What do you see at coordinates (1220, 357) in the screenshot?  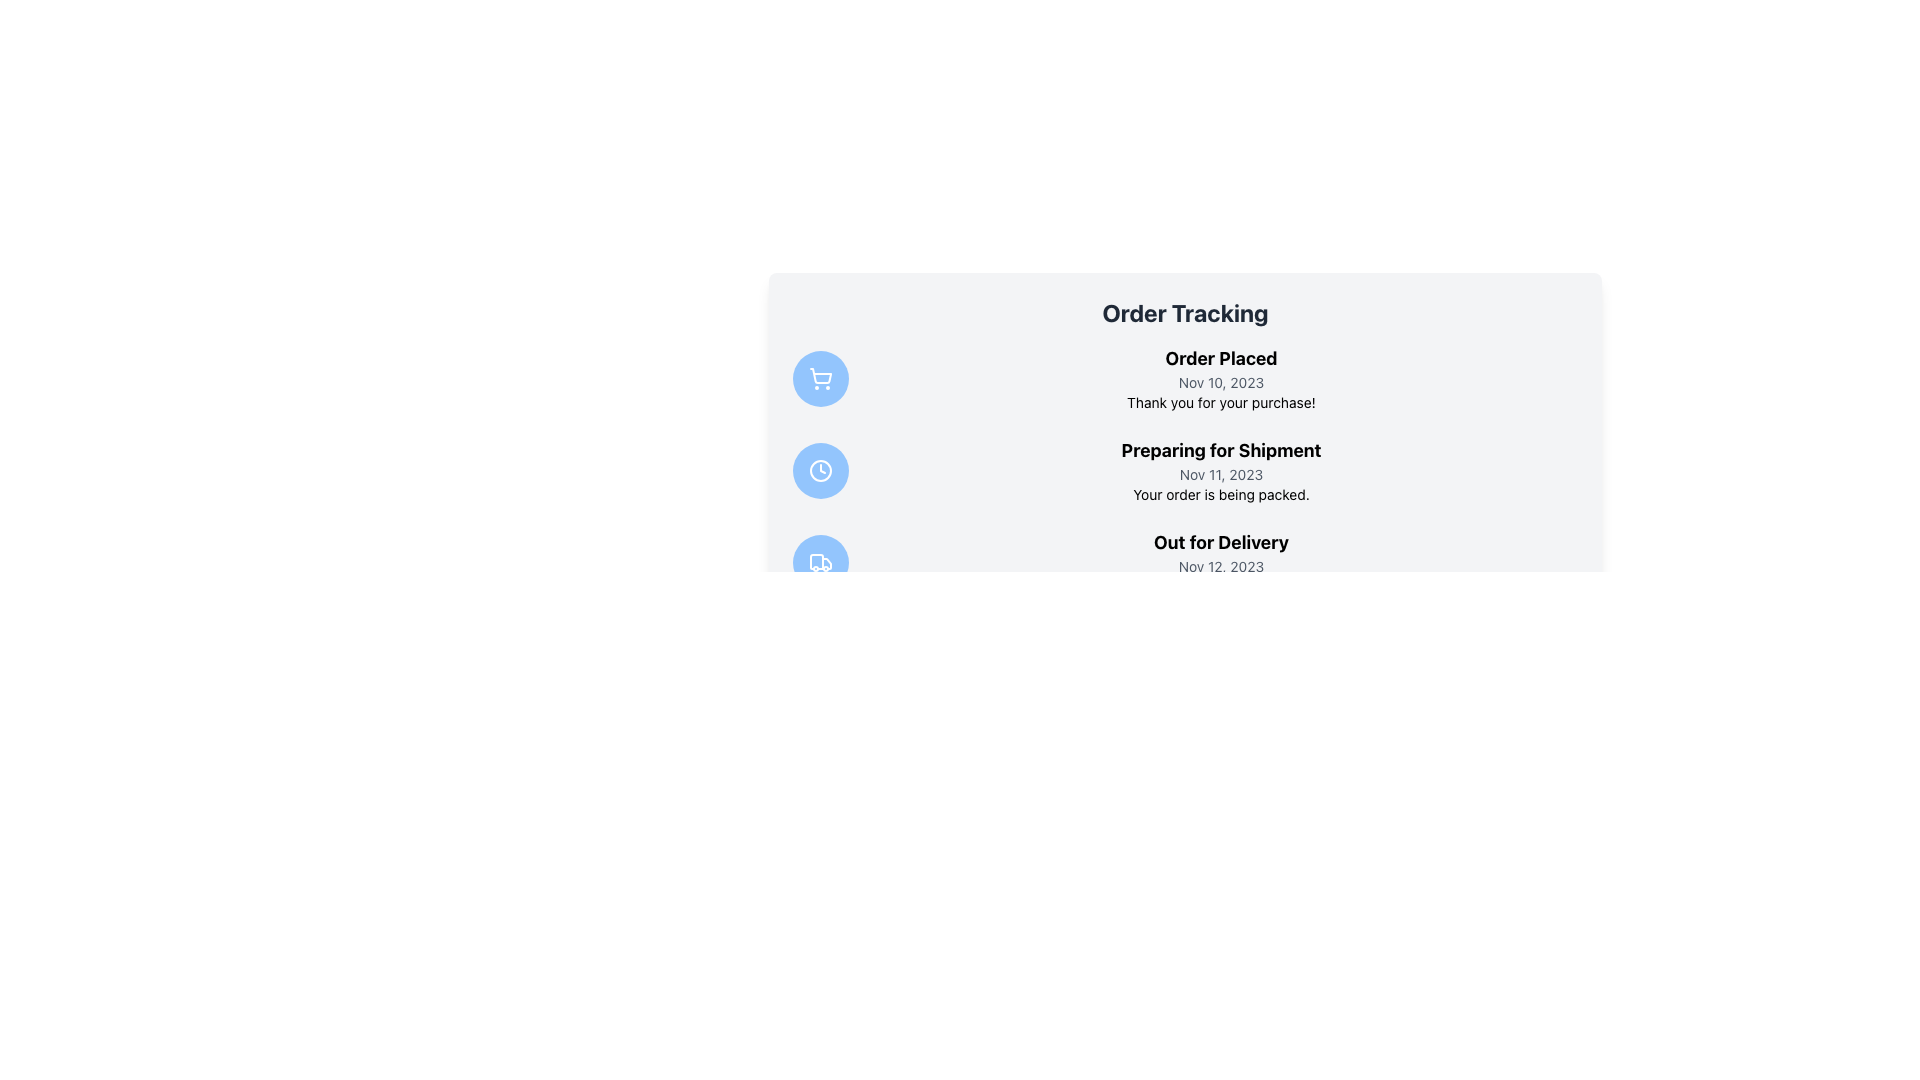 I see `bold text label stating 'Order Placed' located at the center of the 'Order Tracking' panel, above the details 'Nov 10, 2023' and 'Thank you for your purchase!'` at bounding box center [1220, 357].